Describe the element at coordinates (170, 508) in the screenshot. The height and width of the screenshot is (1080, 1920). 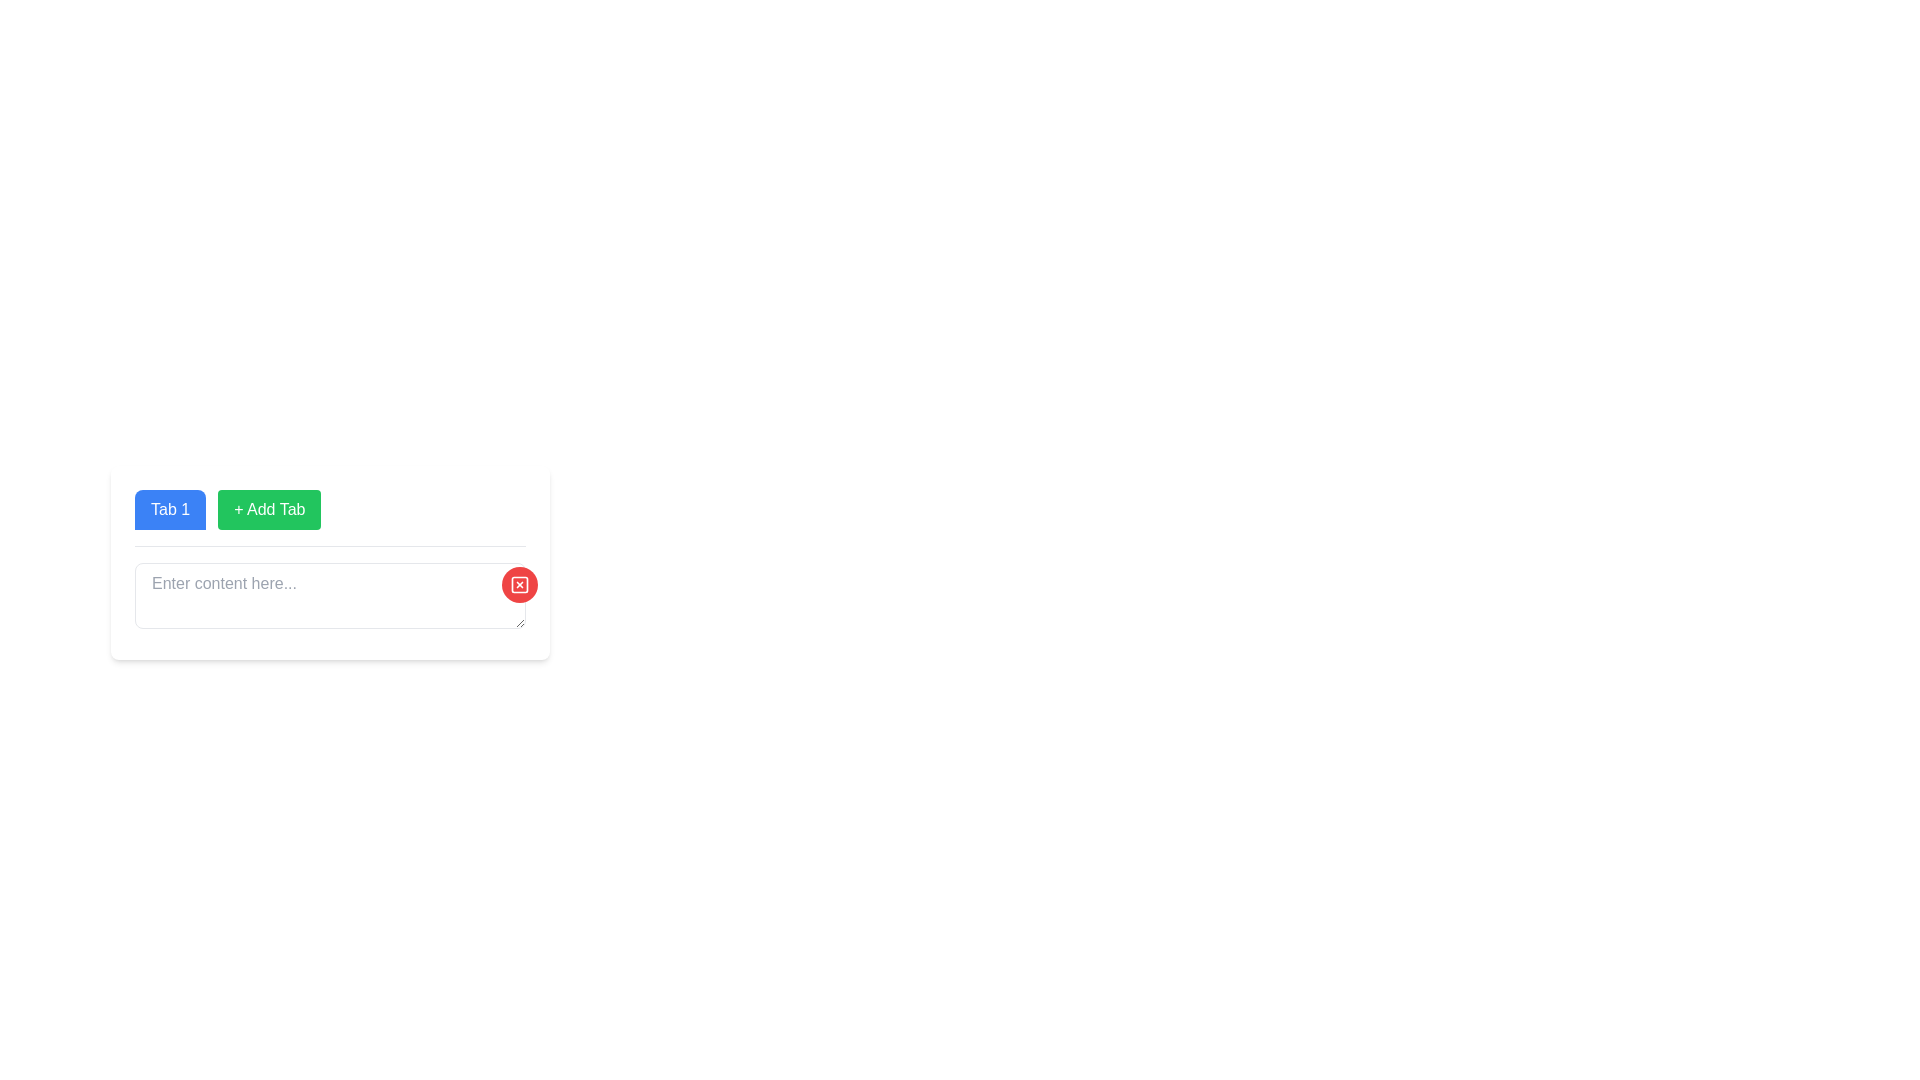
I see `the blue button labeled 'Tab 1'` at that location.